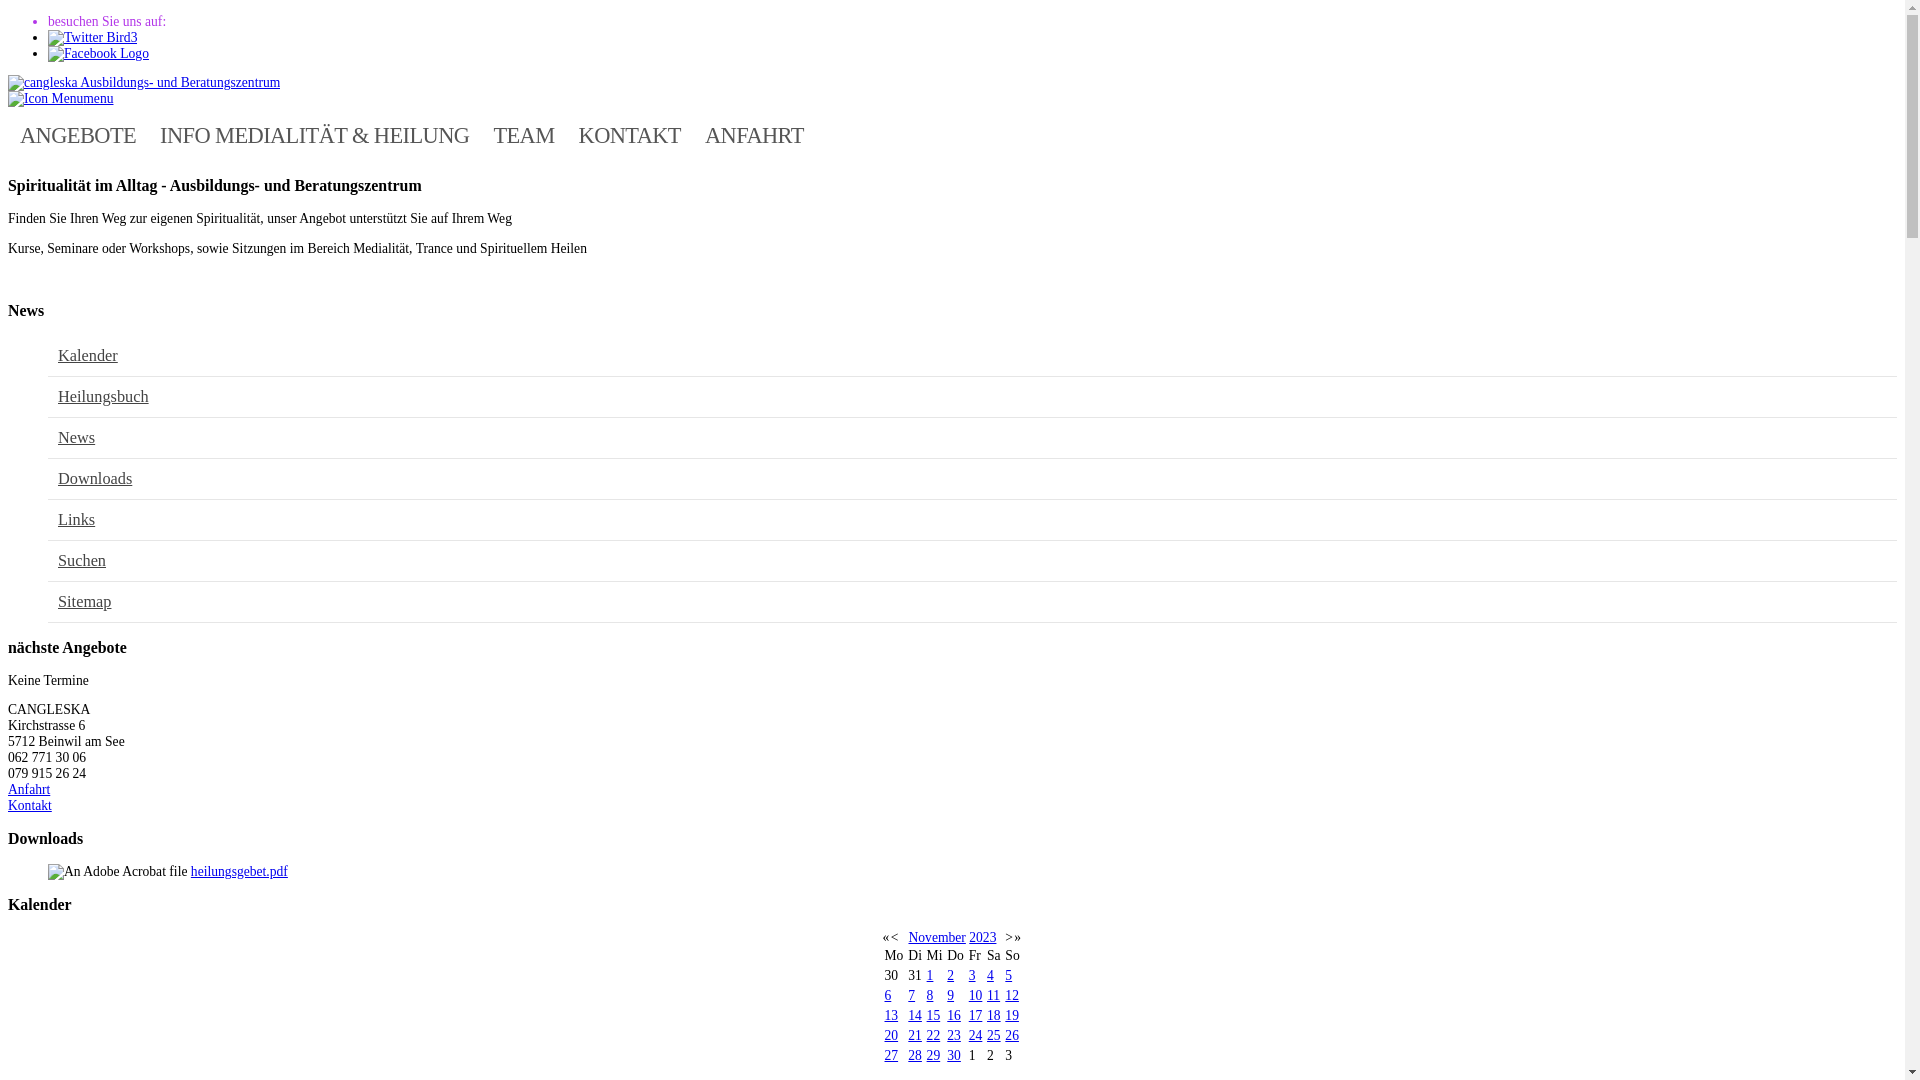  What do you see at coordinates (91, 37) in the screenshot?
I see `'Twitter'` at bounding box center [91, 37].